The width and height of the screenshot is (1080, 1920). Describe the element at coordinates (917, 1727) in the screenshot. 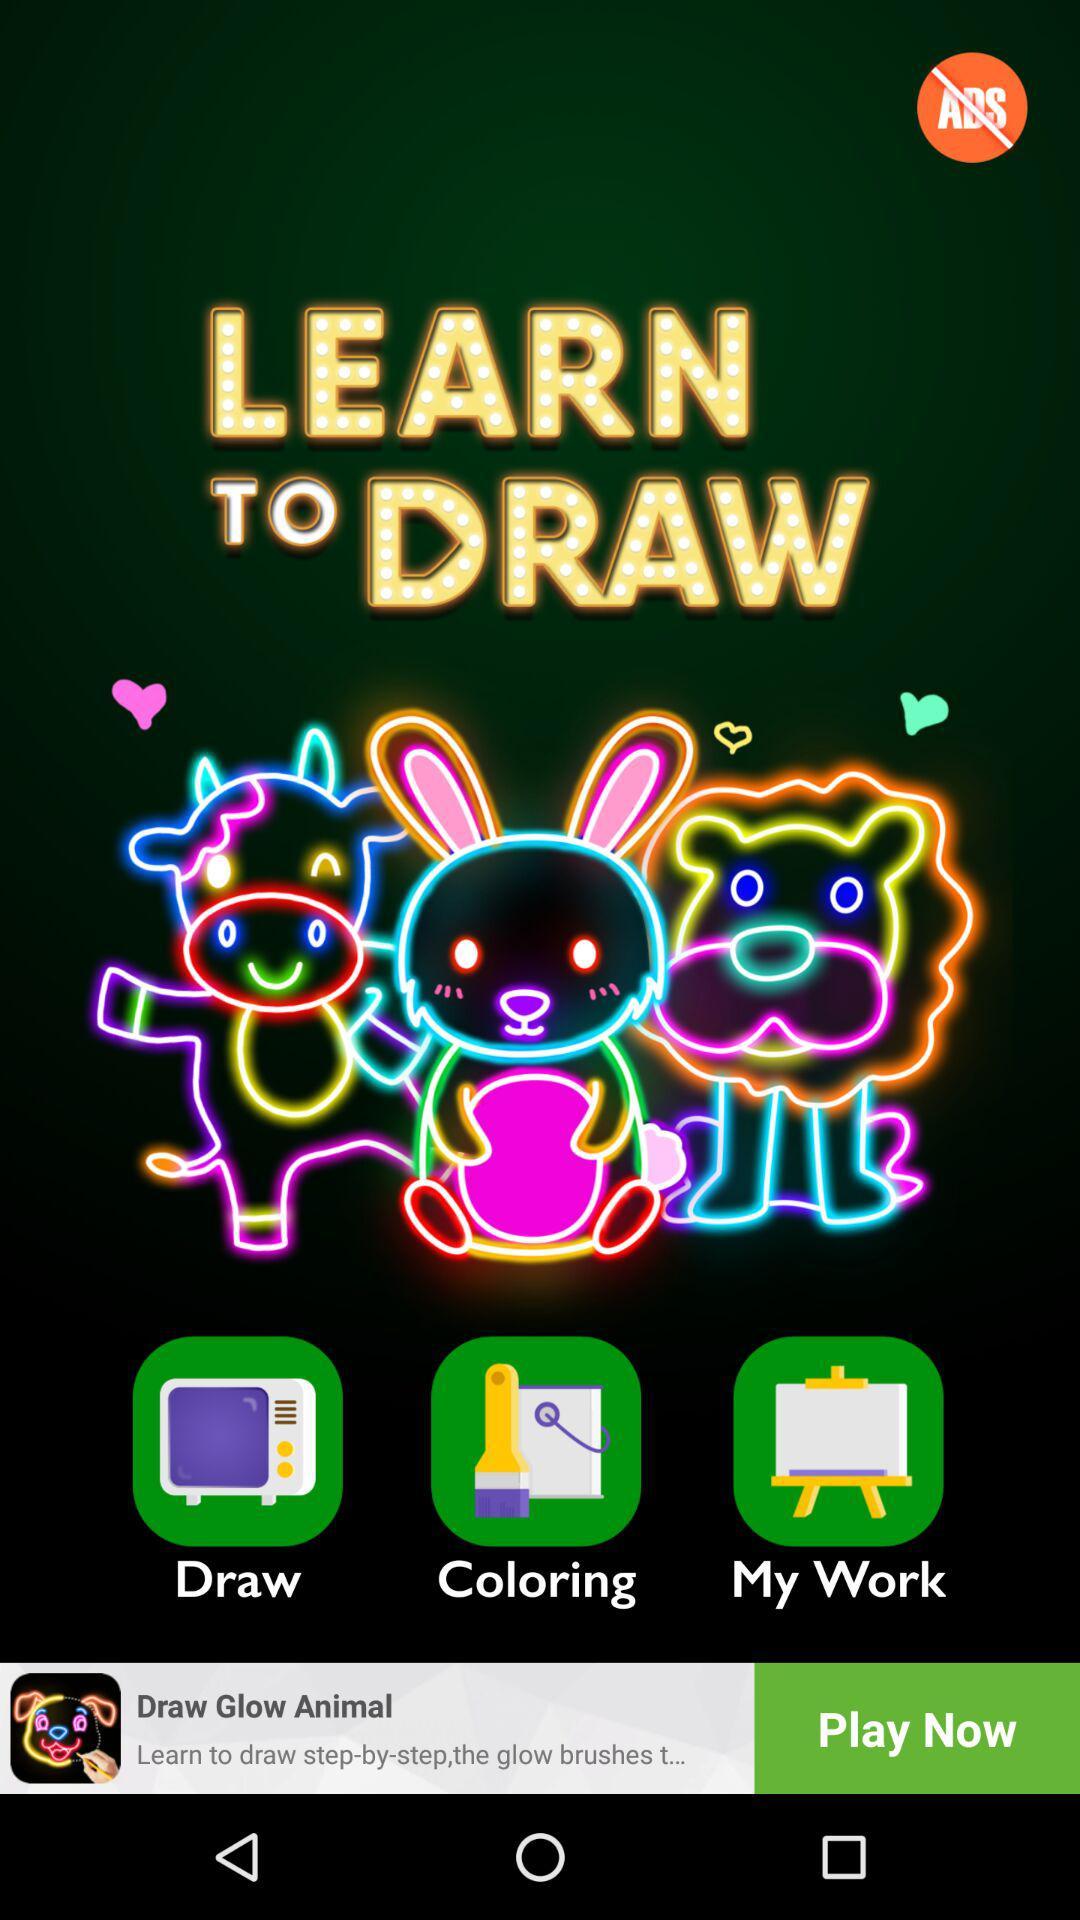

I see `the item below the my work item` at that location.